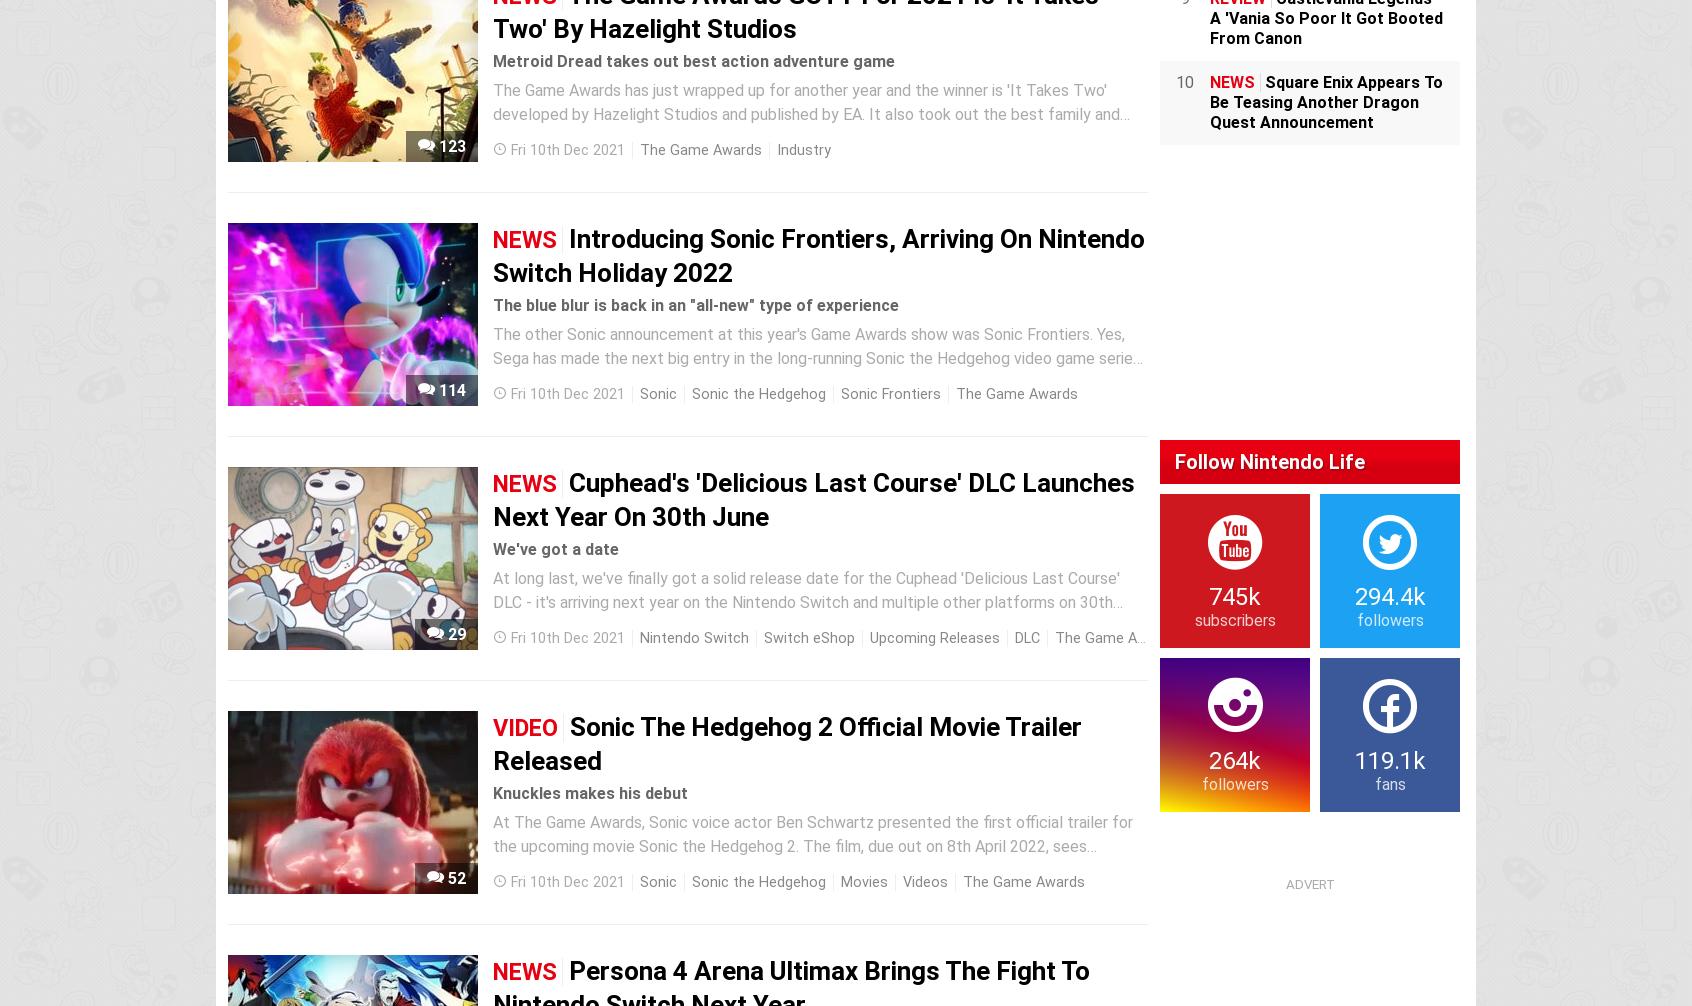  Describe the element at coordinates (814, 498) in the screenshot. I see `'Cuphead's 'Delicious Last Course' DLC Launches Next Year On 30th June'` at that location.